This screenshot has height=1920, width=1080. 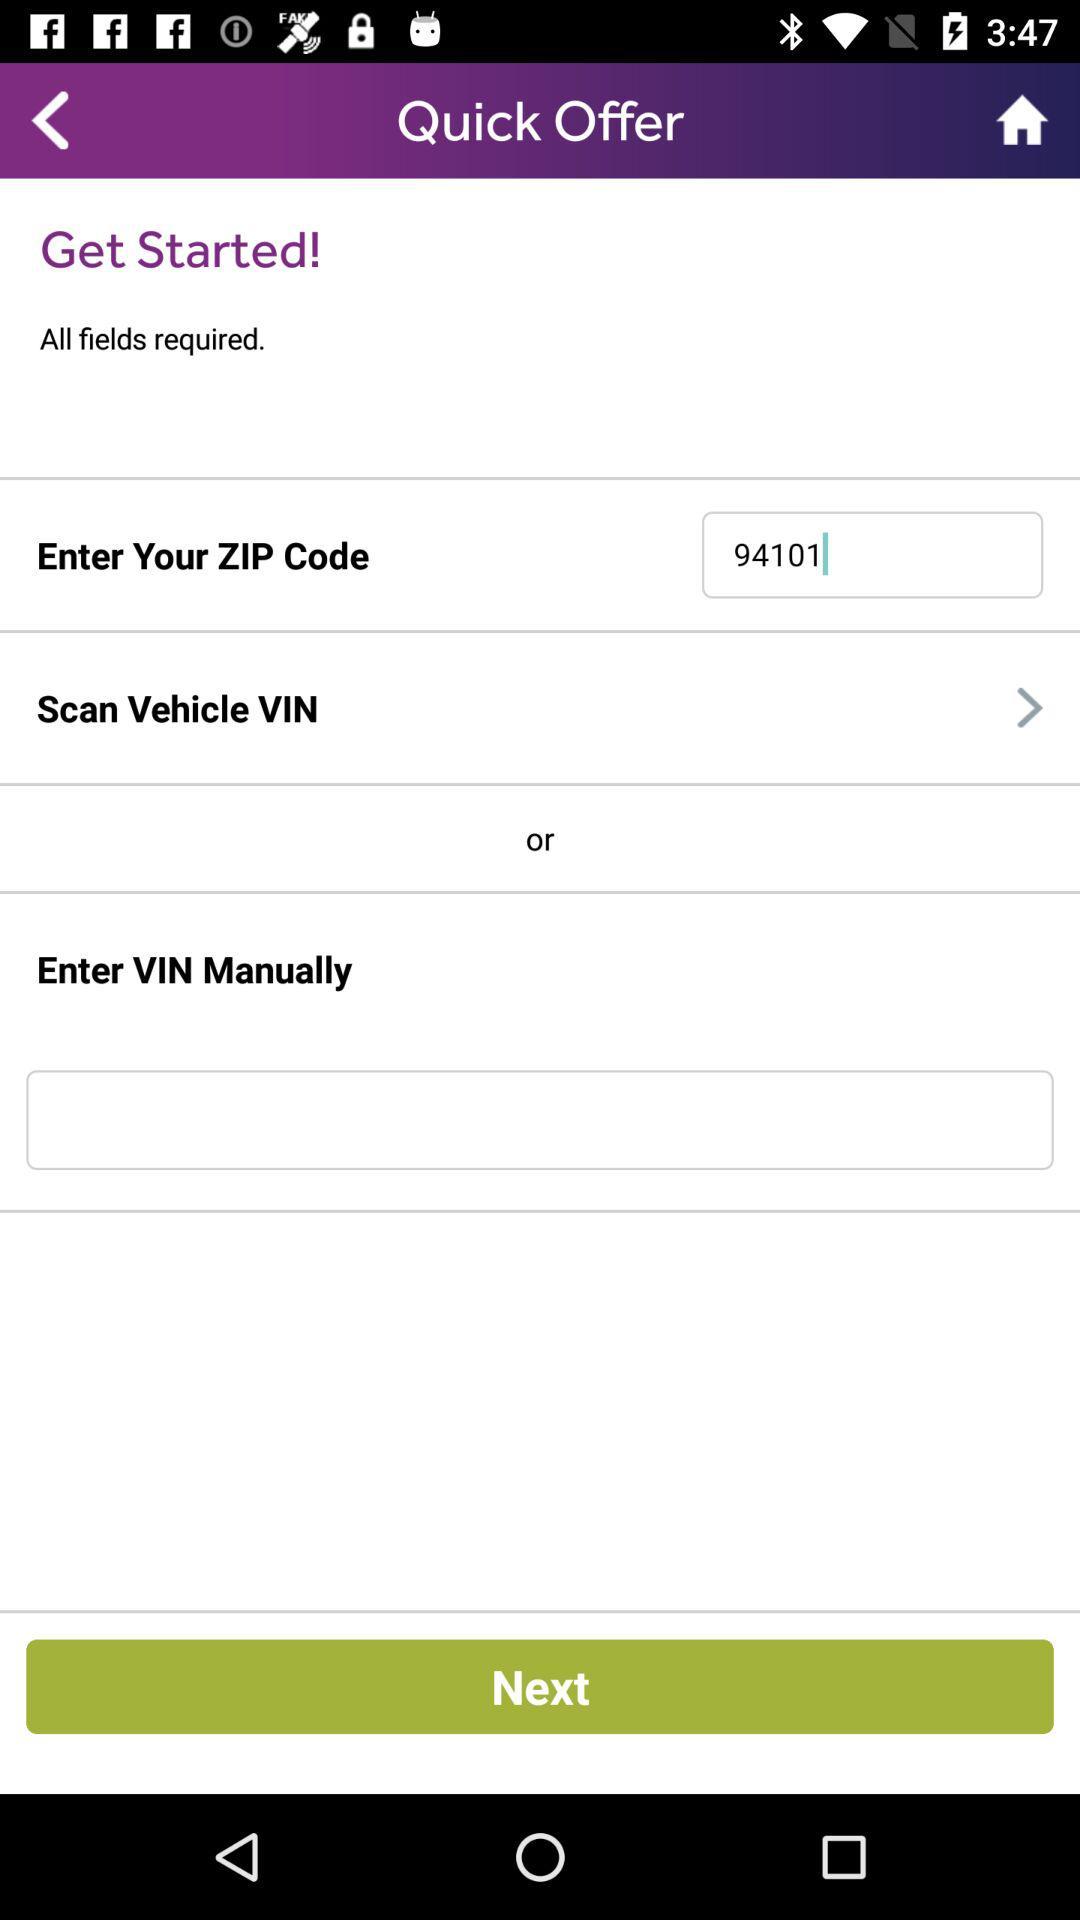 I want to click on the text below the get started, so click(x=559, y=339).